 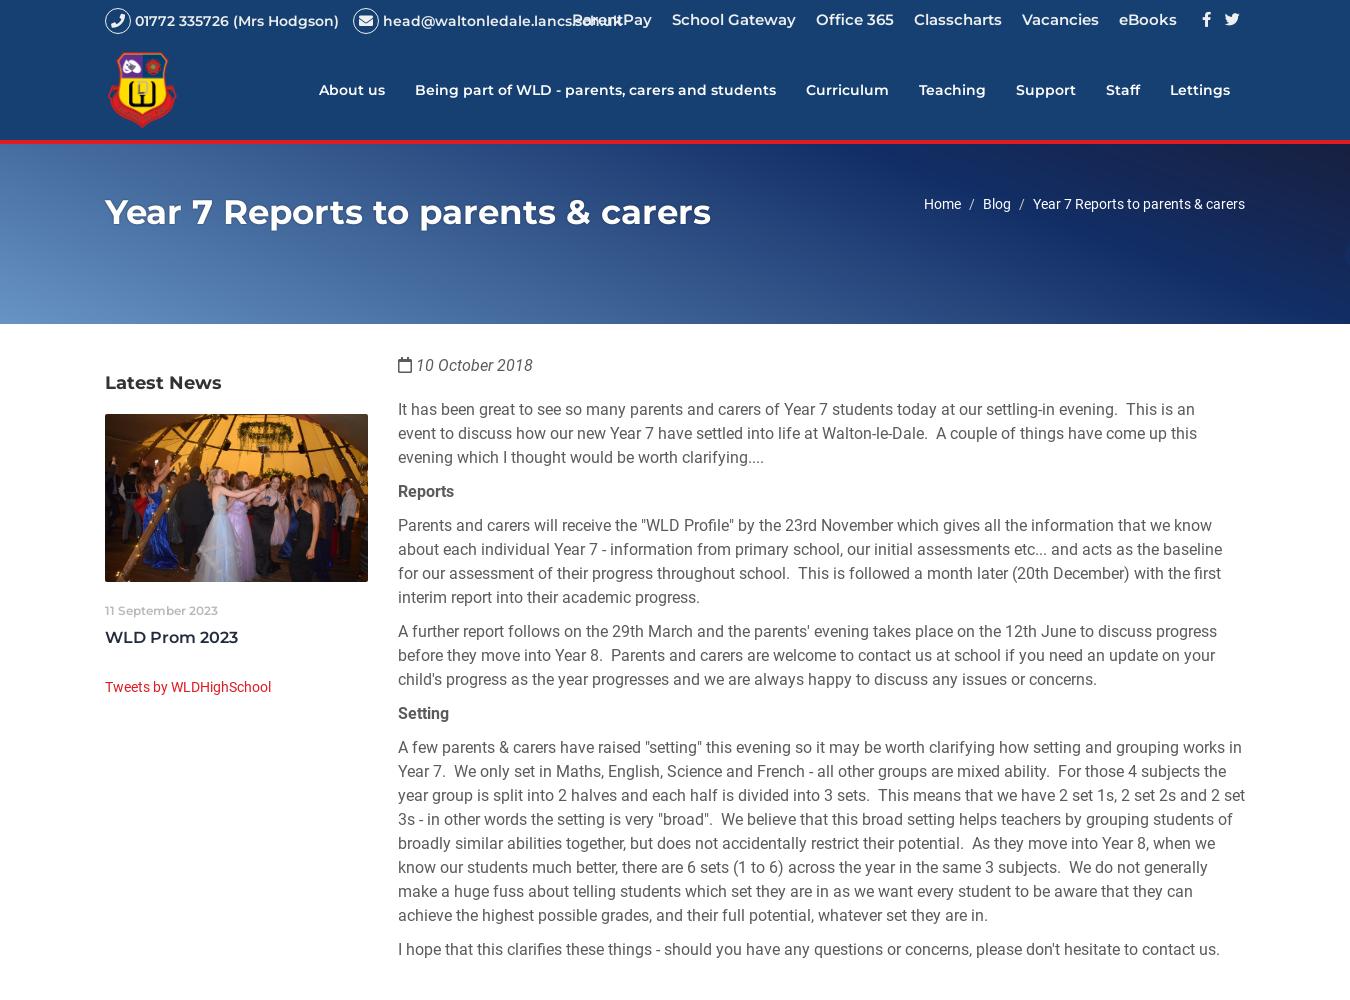 What do you see at coordinates (135, 21) in the screenshot?
I see `'01772 335726 (Mrs Hodgson)'` at bounding box center [135, 21].